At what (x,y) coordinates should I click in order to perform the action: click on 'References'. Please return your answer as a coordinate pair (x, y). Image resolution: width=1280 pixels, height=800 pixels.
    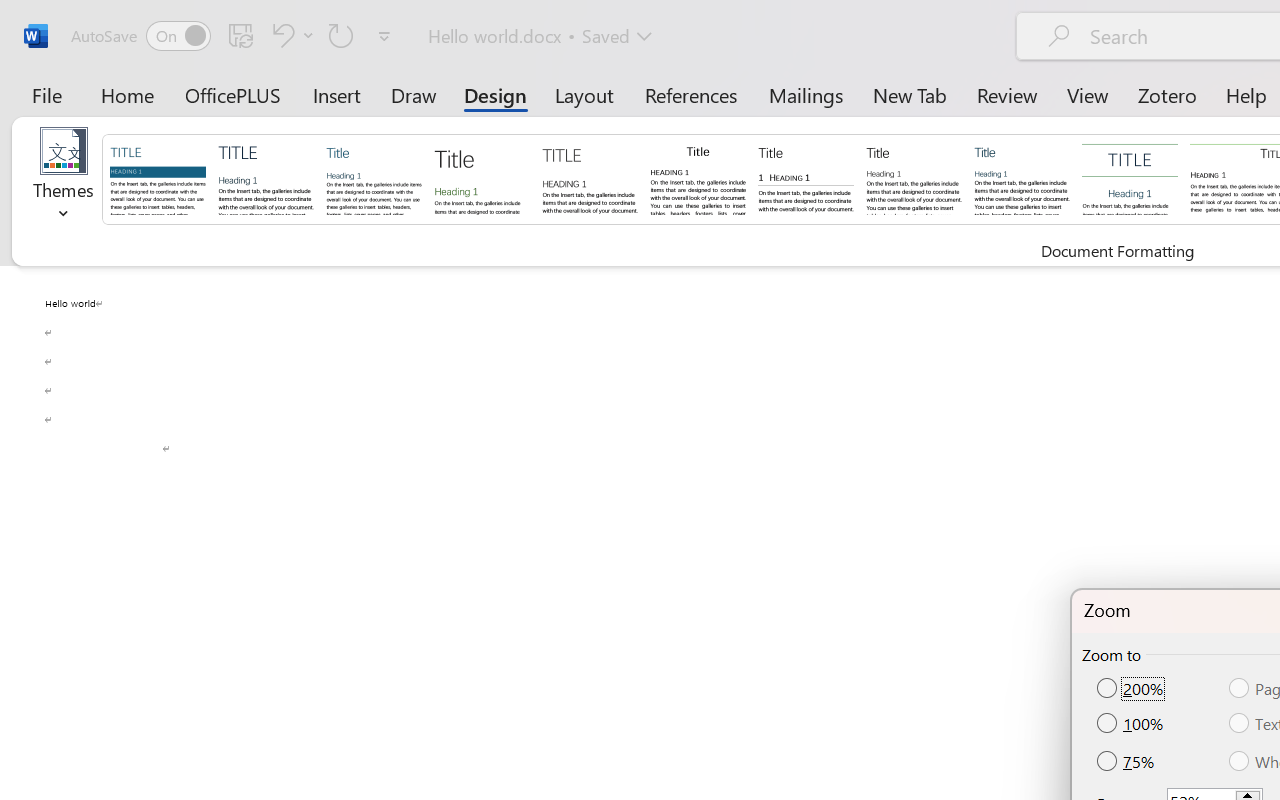
    Looking at the image, I should click on (691, 94).